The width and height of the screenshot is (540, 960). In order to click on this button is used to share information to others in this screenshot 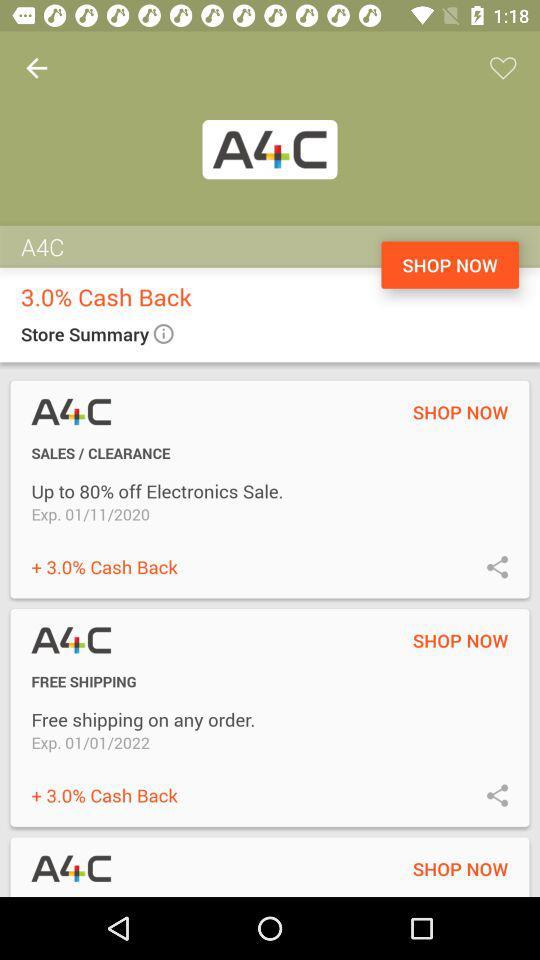, I will do `click(496, 795)`.